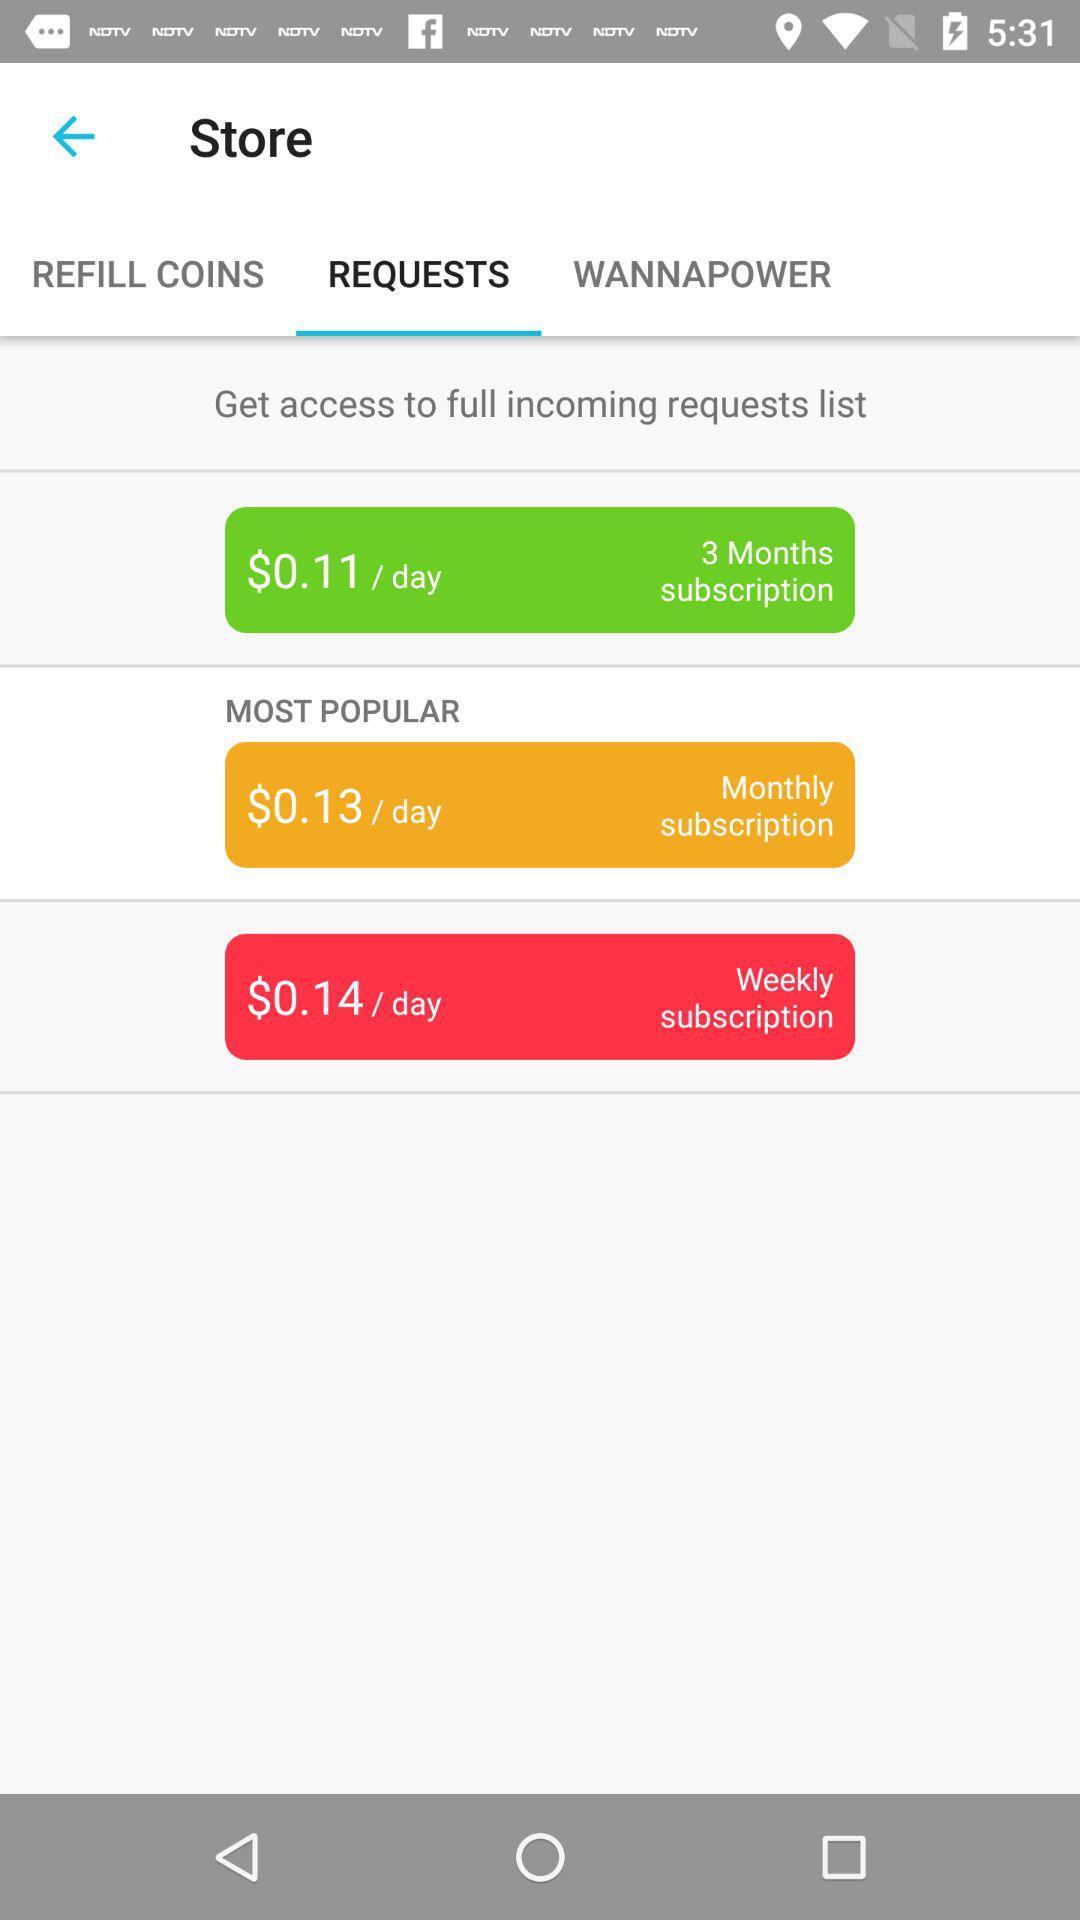 This screenshot has height=1920, width=1080. Describe the element at coordinates (715, 569) in the screenshot. I see `item below get access to item` at that location.